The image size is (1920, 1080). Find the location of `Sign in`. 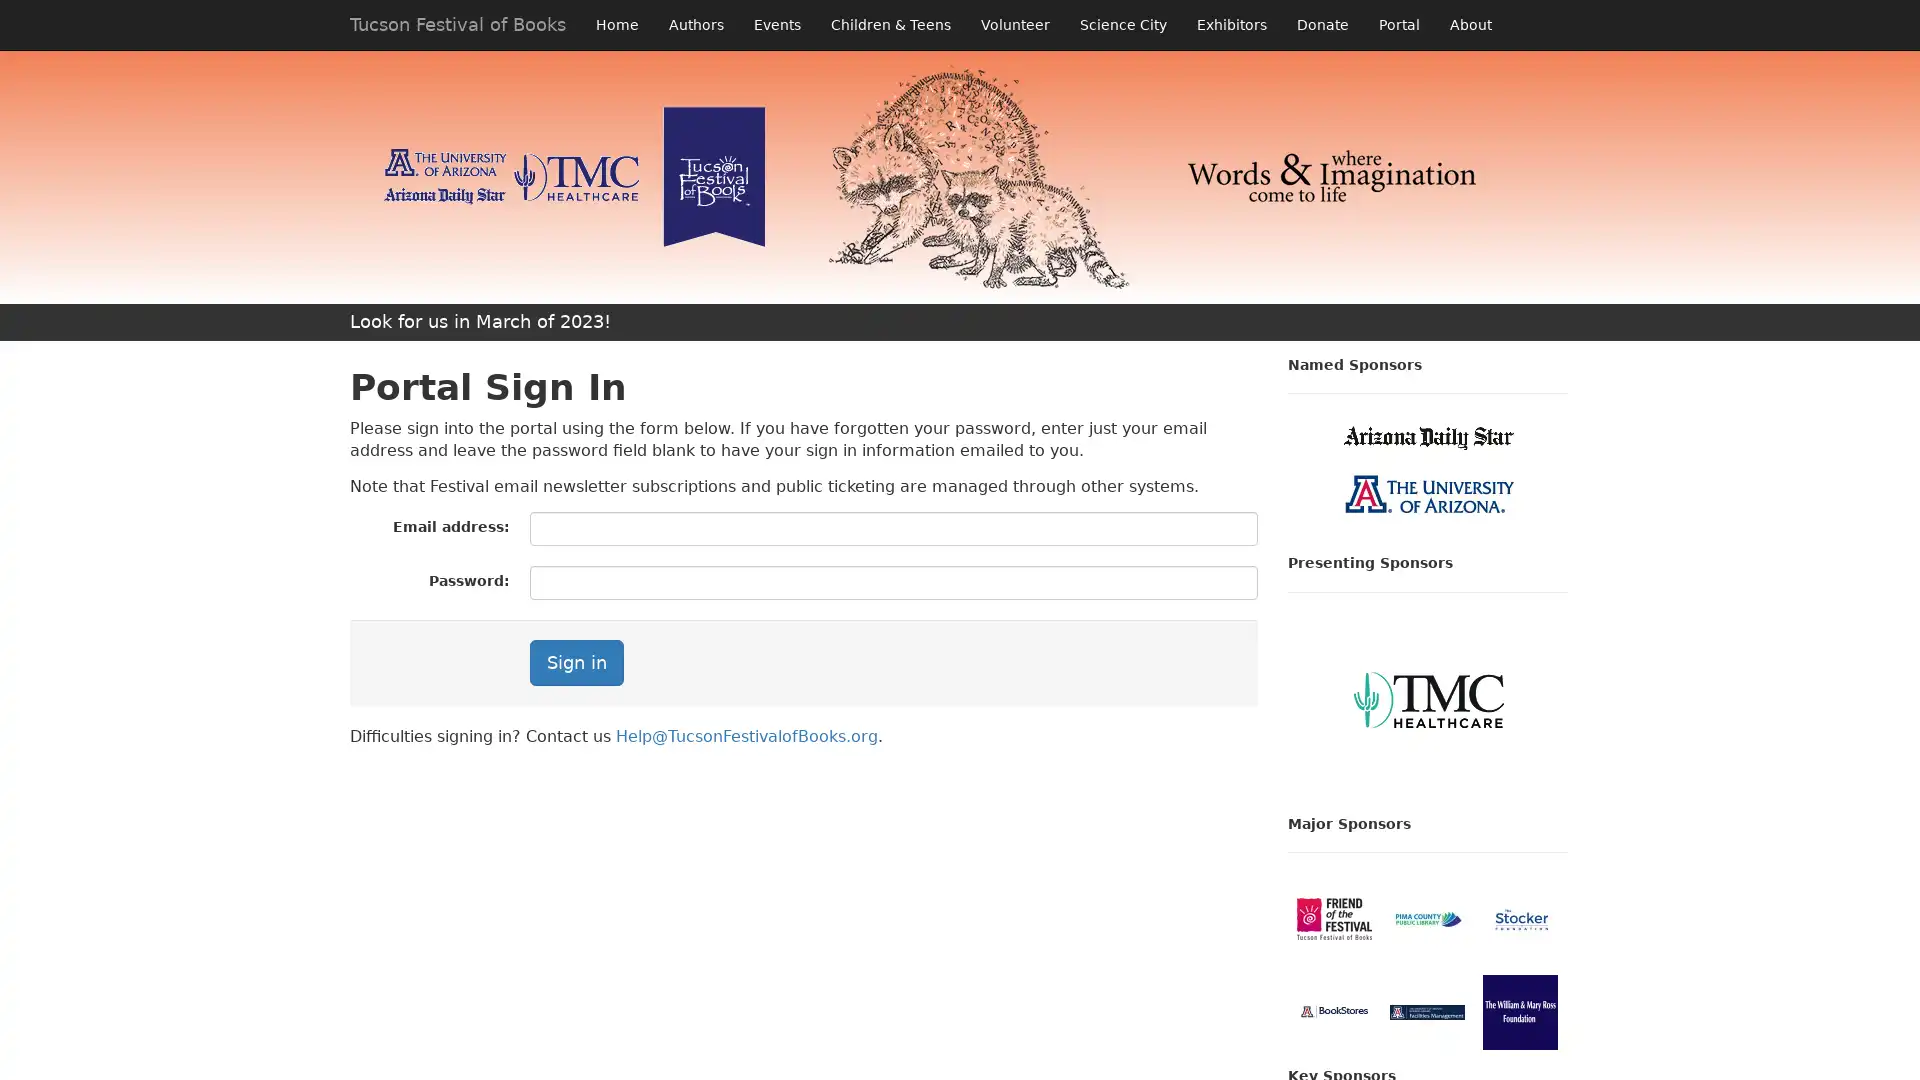

Sign in is located at coordinates (575, 663).